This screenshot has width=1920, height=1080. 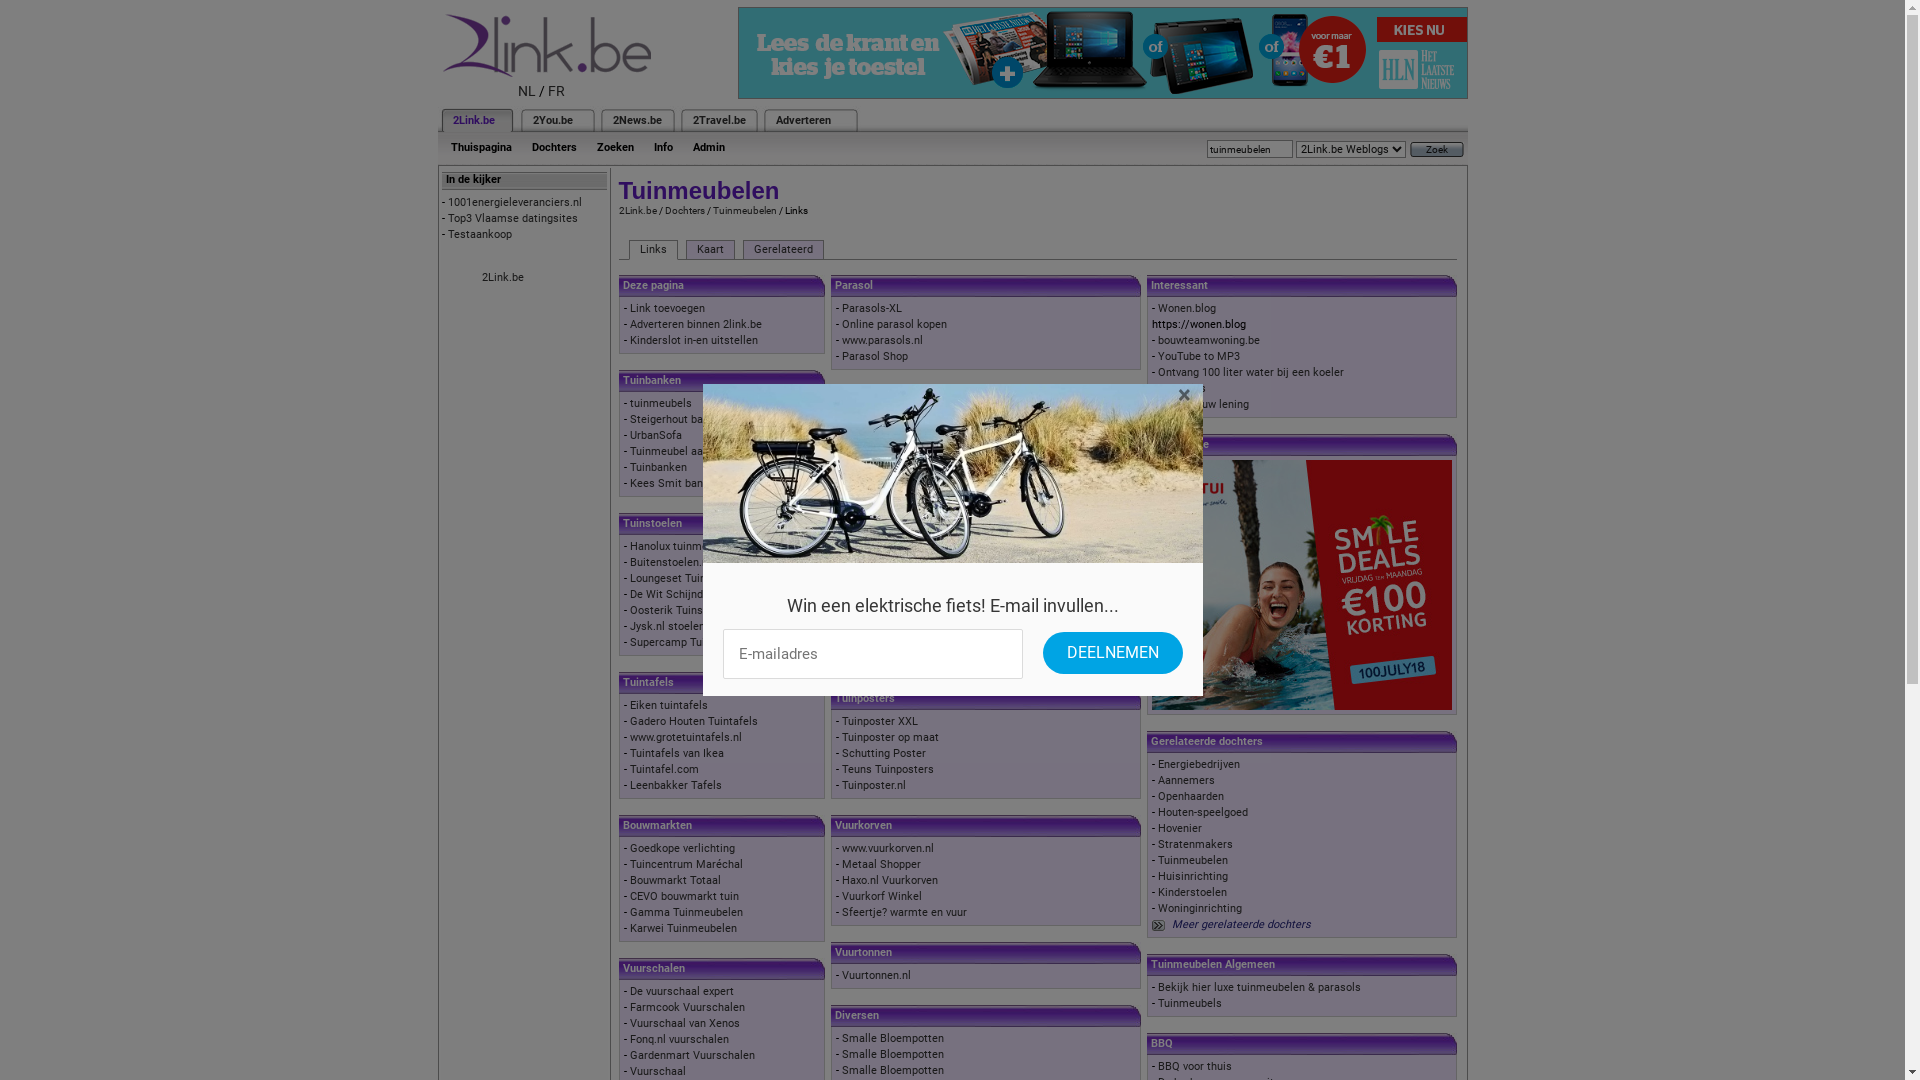 I want to click on 'Kaart', so click(x=710, y=249).